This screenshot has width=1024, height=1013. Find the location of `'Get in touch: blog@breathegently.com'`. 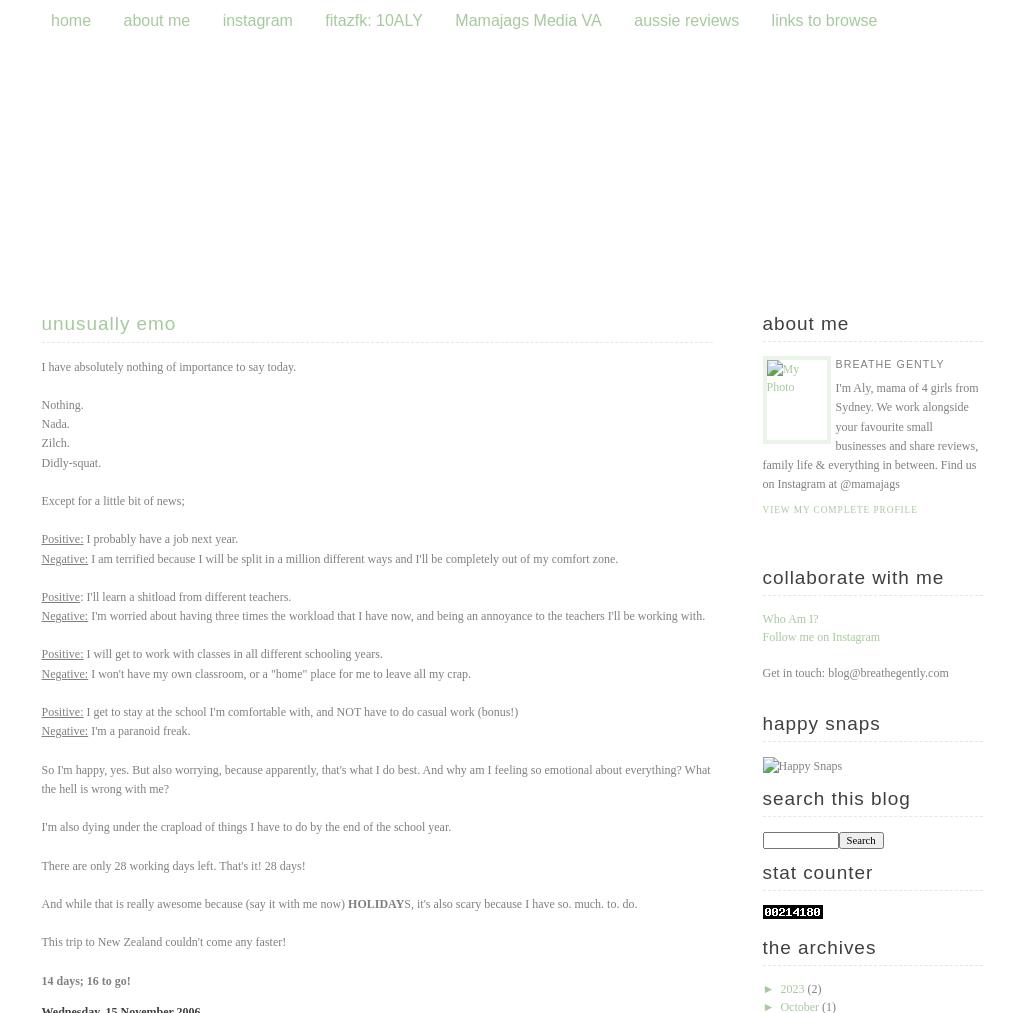

'Get in touch: blog@breathegently.com' is located at coordinates (855, 672).